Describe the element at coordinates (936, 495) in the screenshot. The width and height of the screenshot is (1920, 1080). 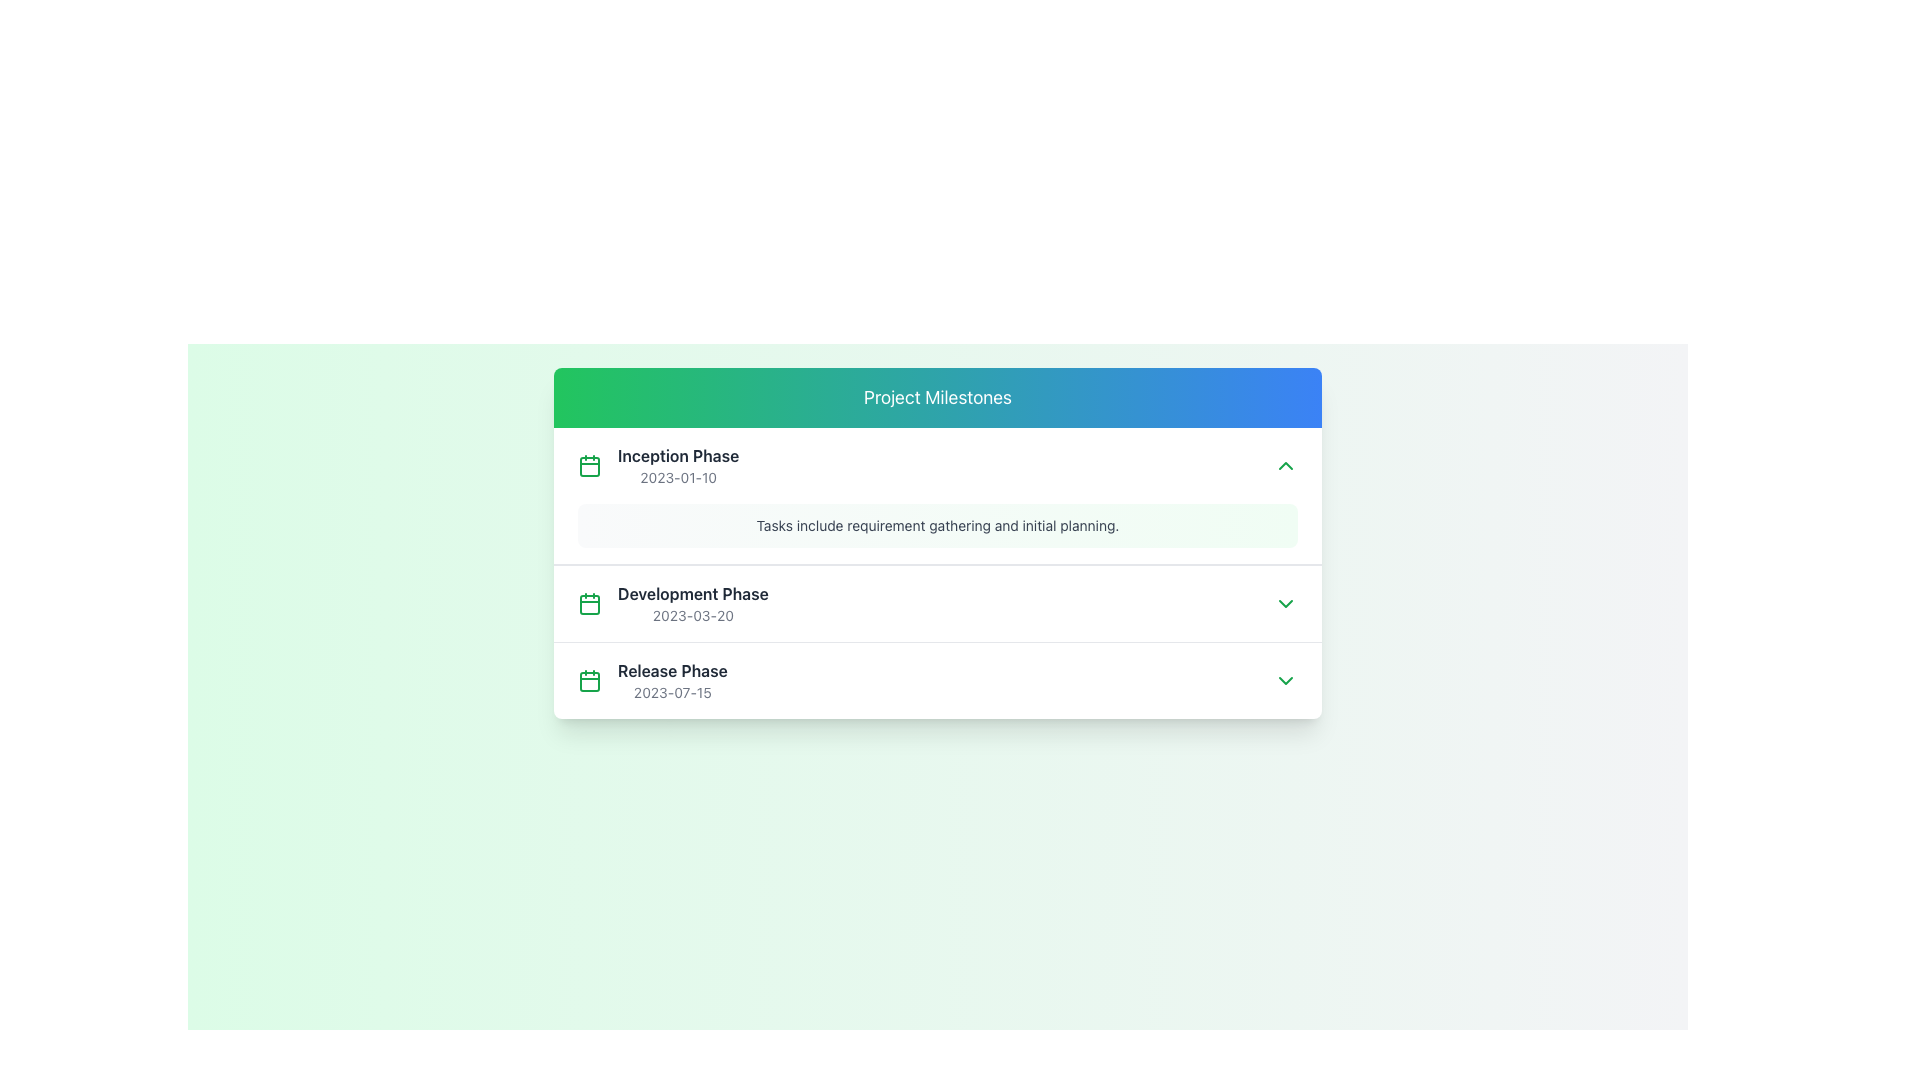
I see `the first expandable list item in the 'Project Milestones' section` at that location.